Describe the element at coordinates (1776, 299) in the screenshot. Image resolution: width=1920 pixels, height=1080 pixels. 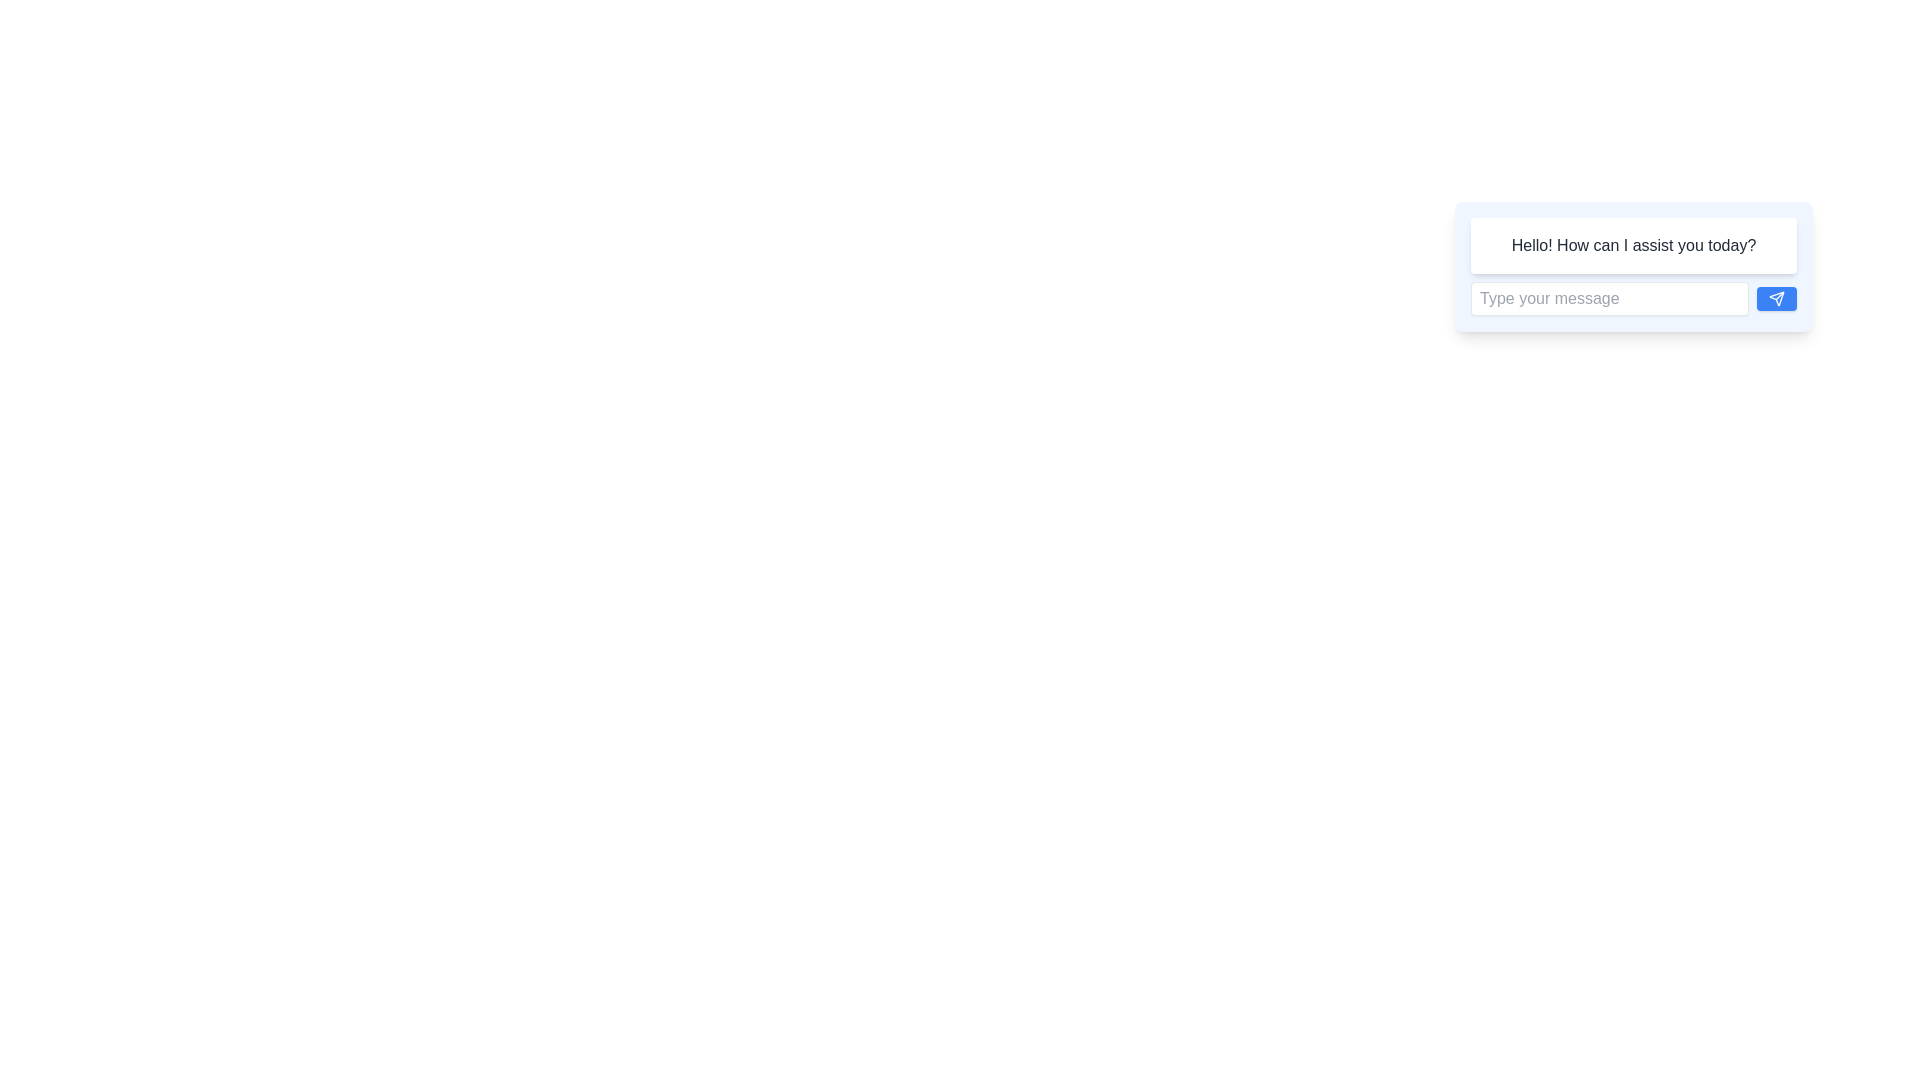
I see `the blue button with rounded edges, featuring a white send icon resembling a paper airplane, to observe its hover state` at that location.